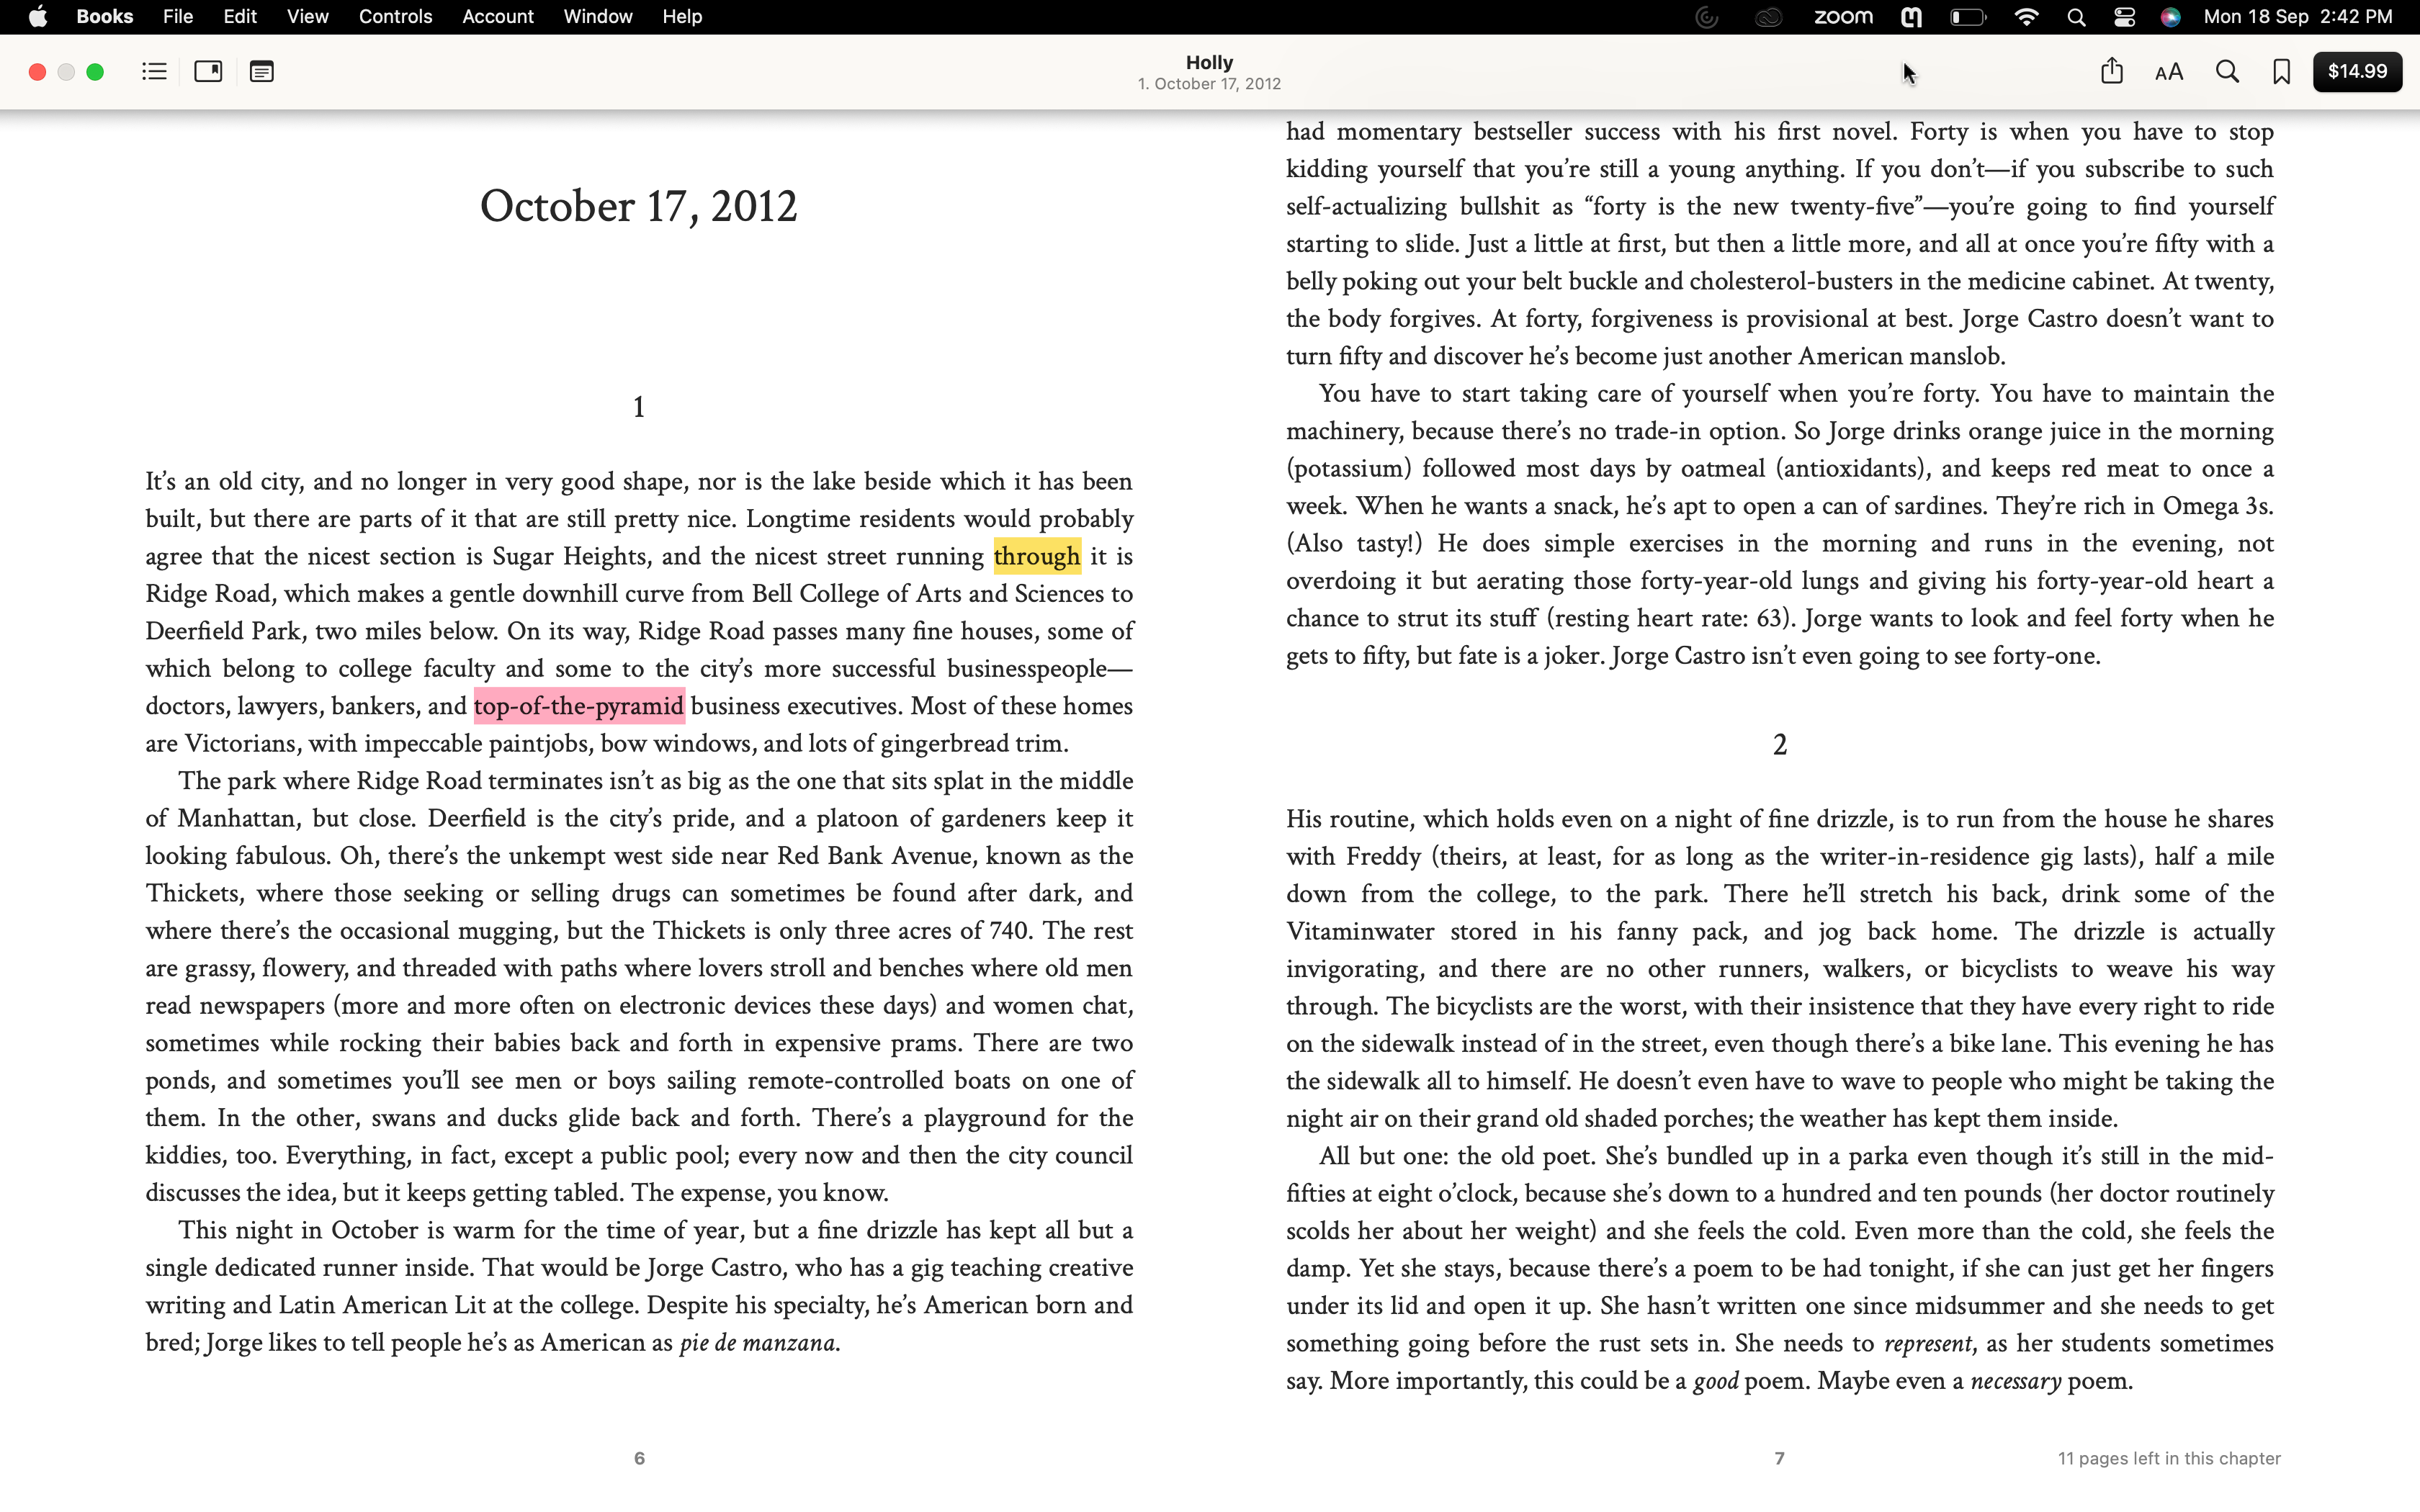 The height and width of the screenshot is (1512, 2420). I want to click on the text style to Arial, so click(2167, 73).